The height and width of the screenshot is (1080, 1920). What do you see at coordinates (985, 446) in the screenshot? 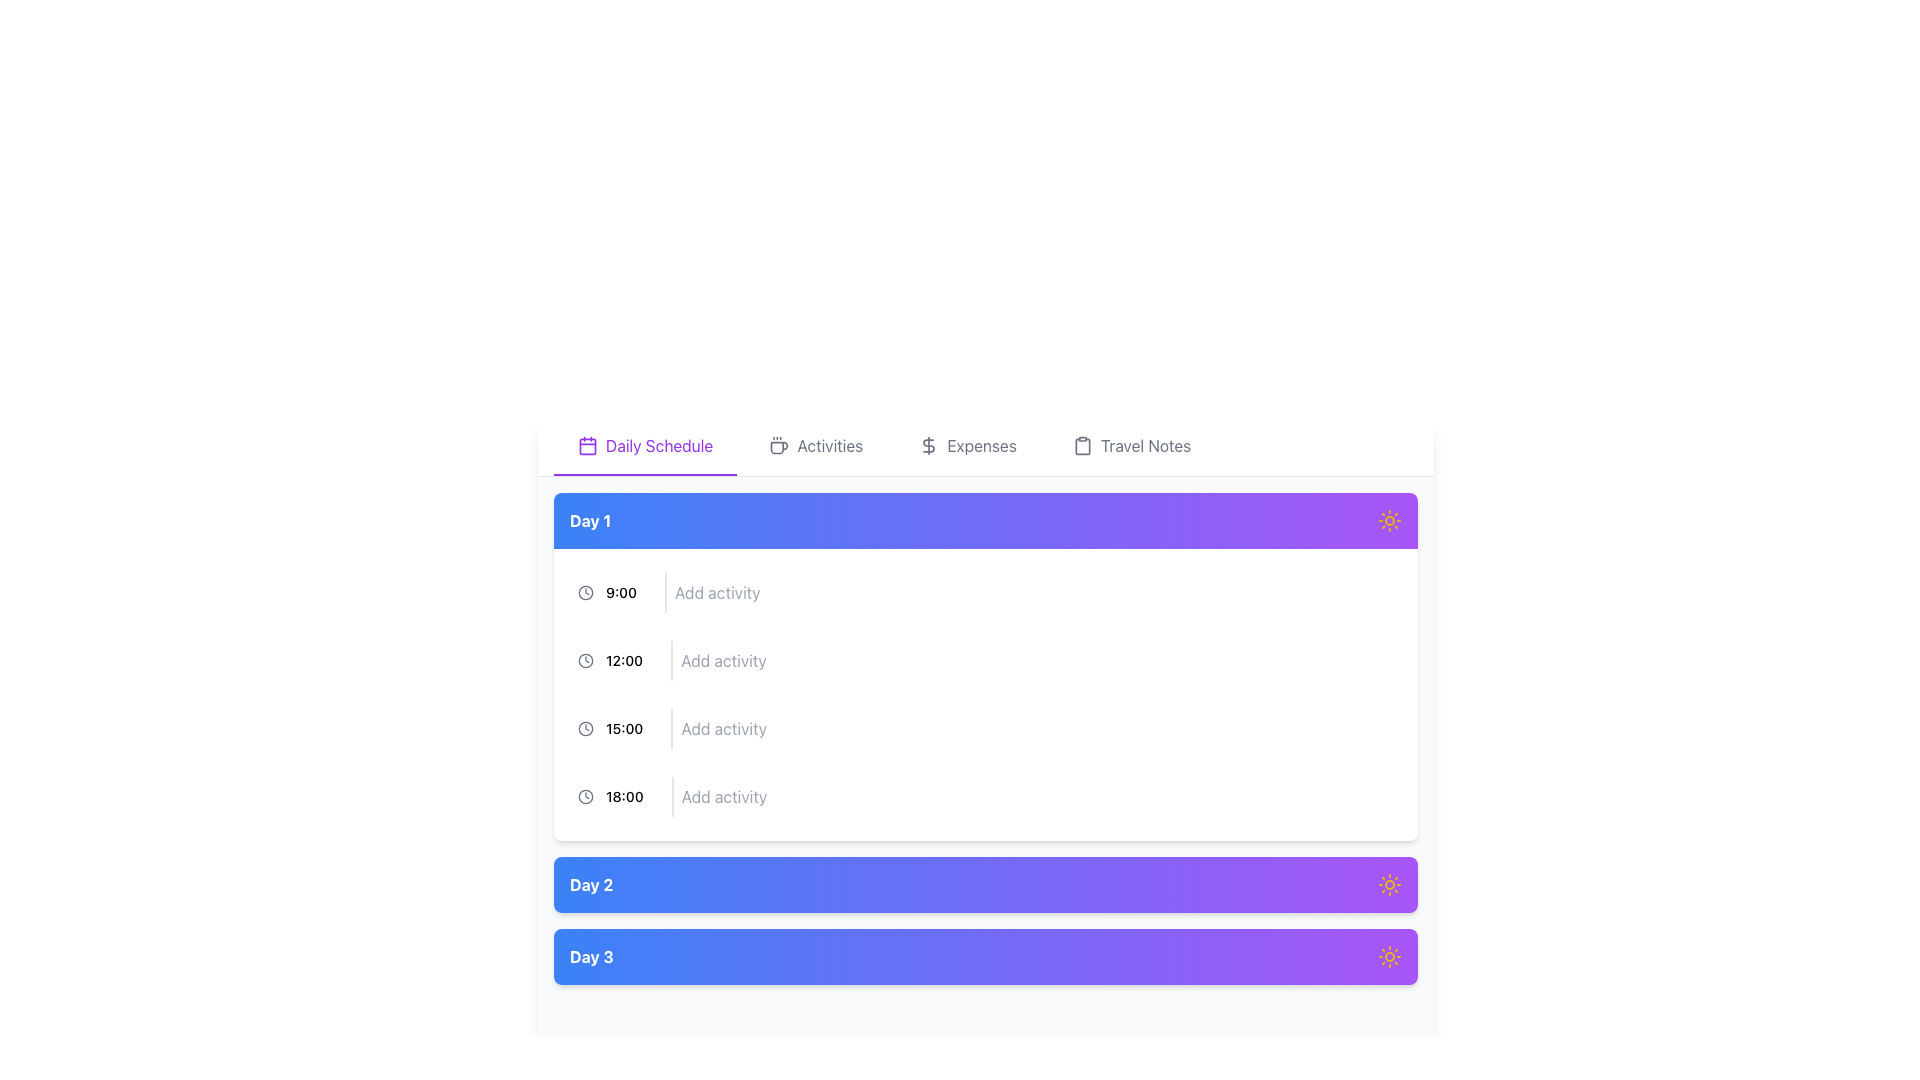
I see `the 'Daily Schedule' tab in the navigation bar` at bounding box center [985, 446].